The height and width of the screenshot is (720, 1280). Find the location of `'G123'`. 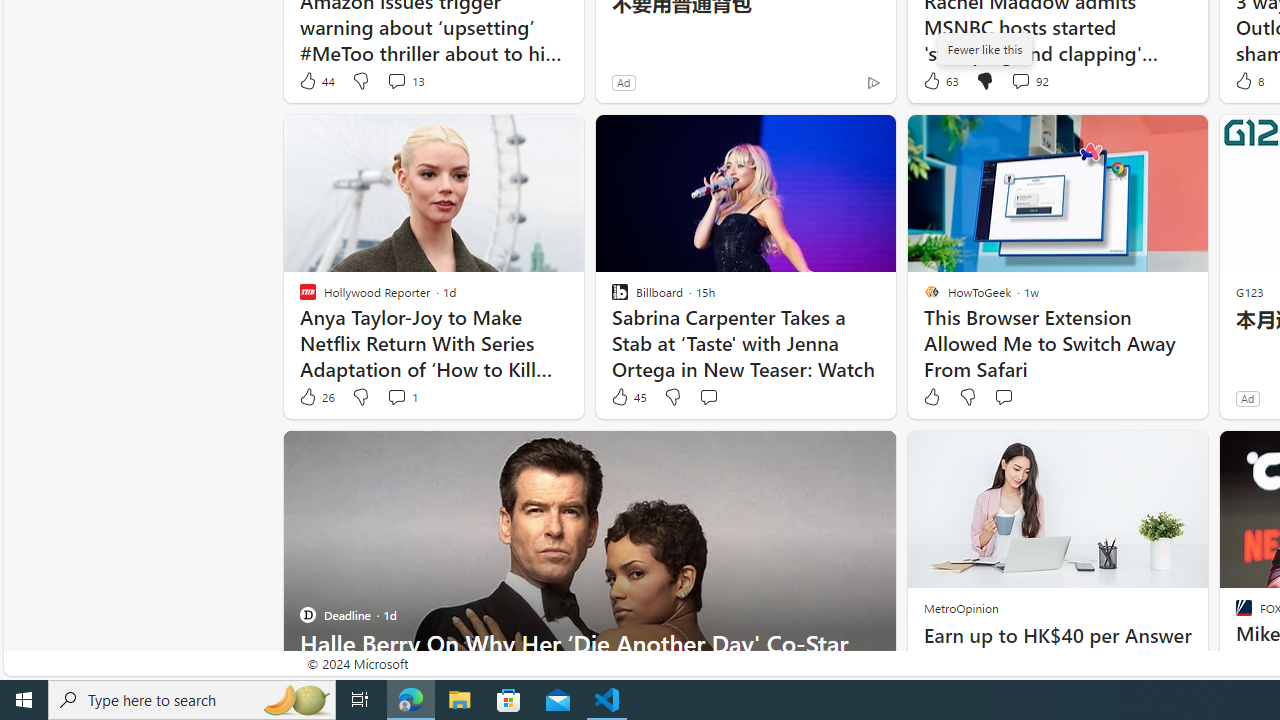

'G123' is located at coordinates (1248, 291).